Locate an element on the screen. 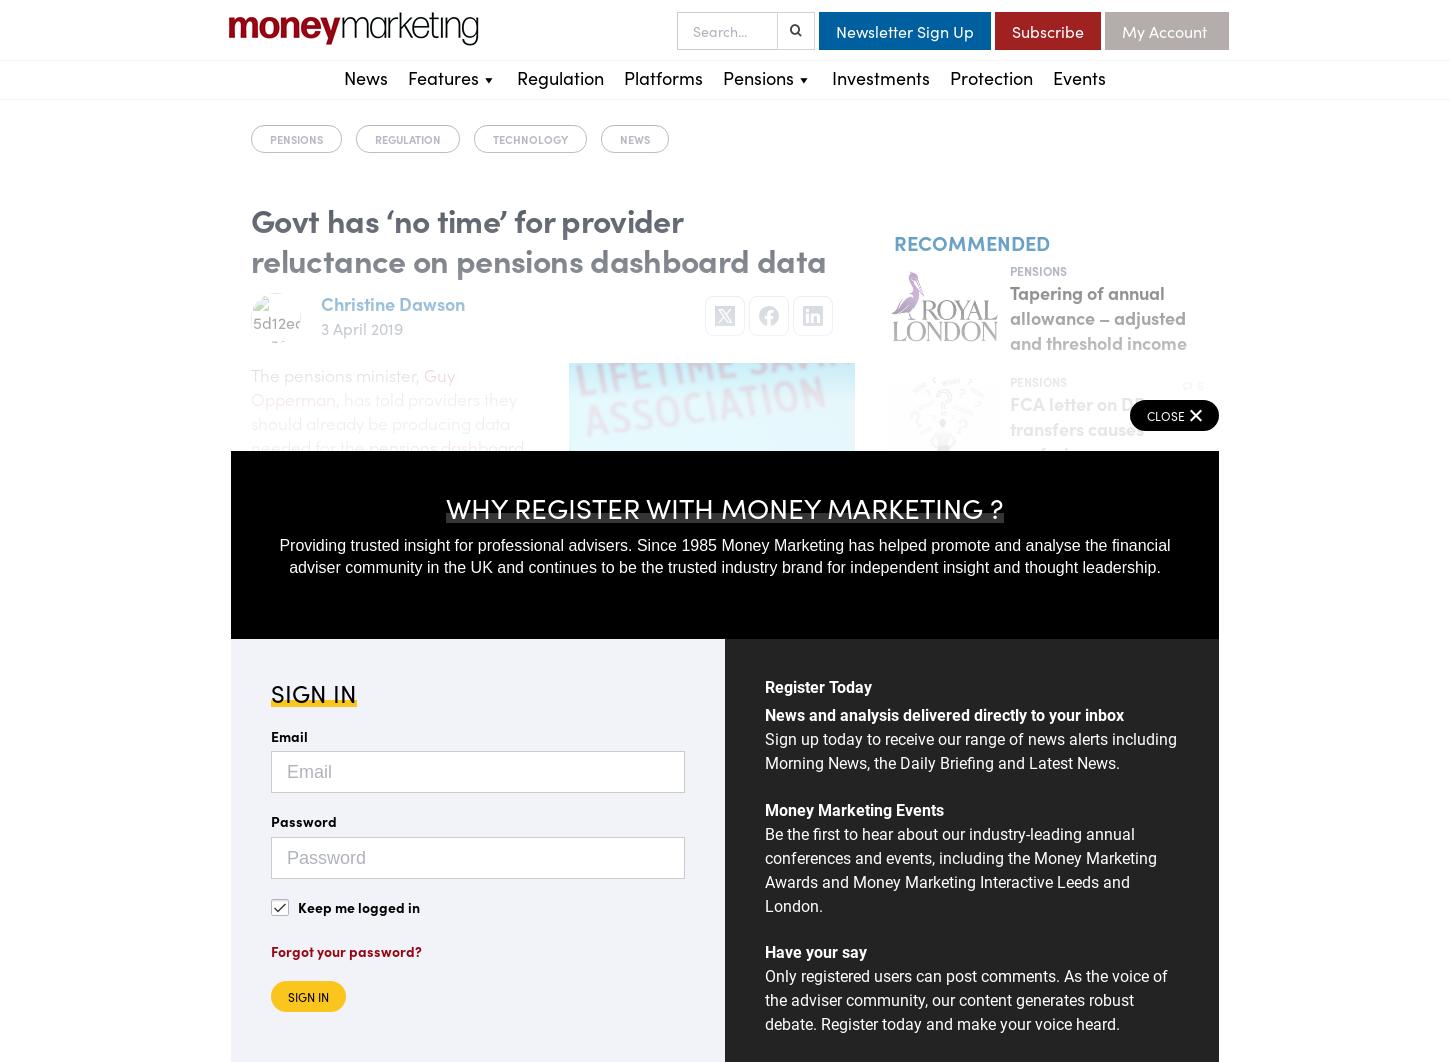 Image resolution: width=1450 pixels, height=1062 pixels. 'Features' is located at coordinates (442, 77).